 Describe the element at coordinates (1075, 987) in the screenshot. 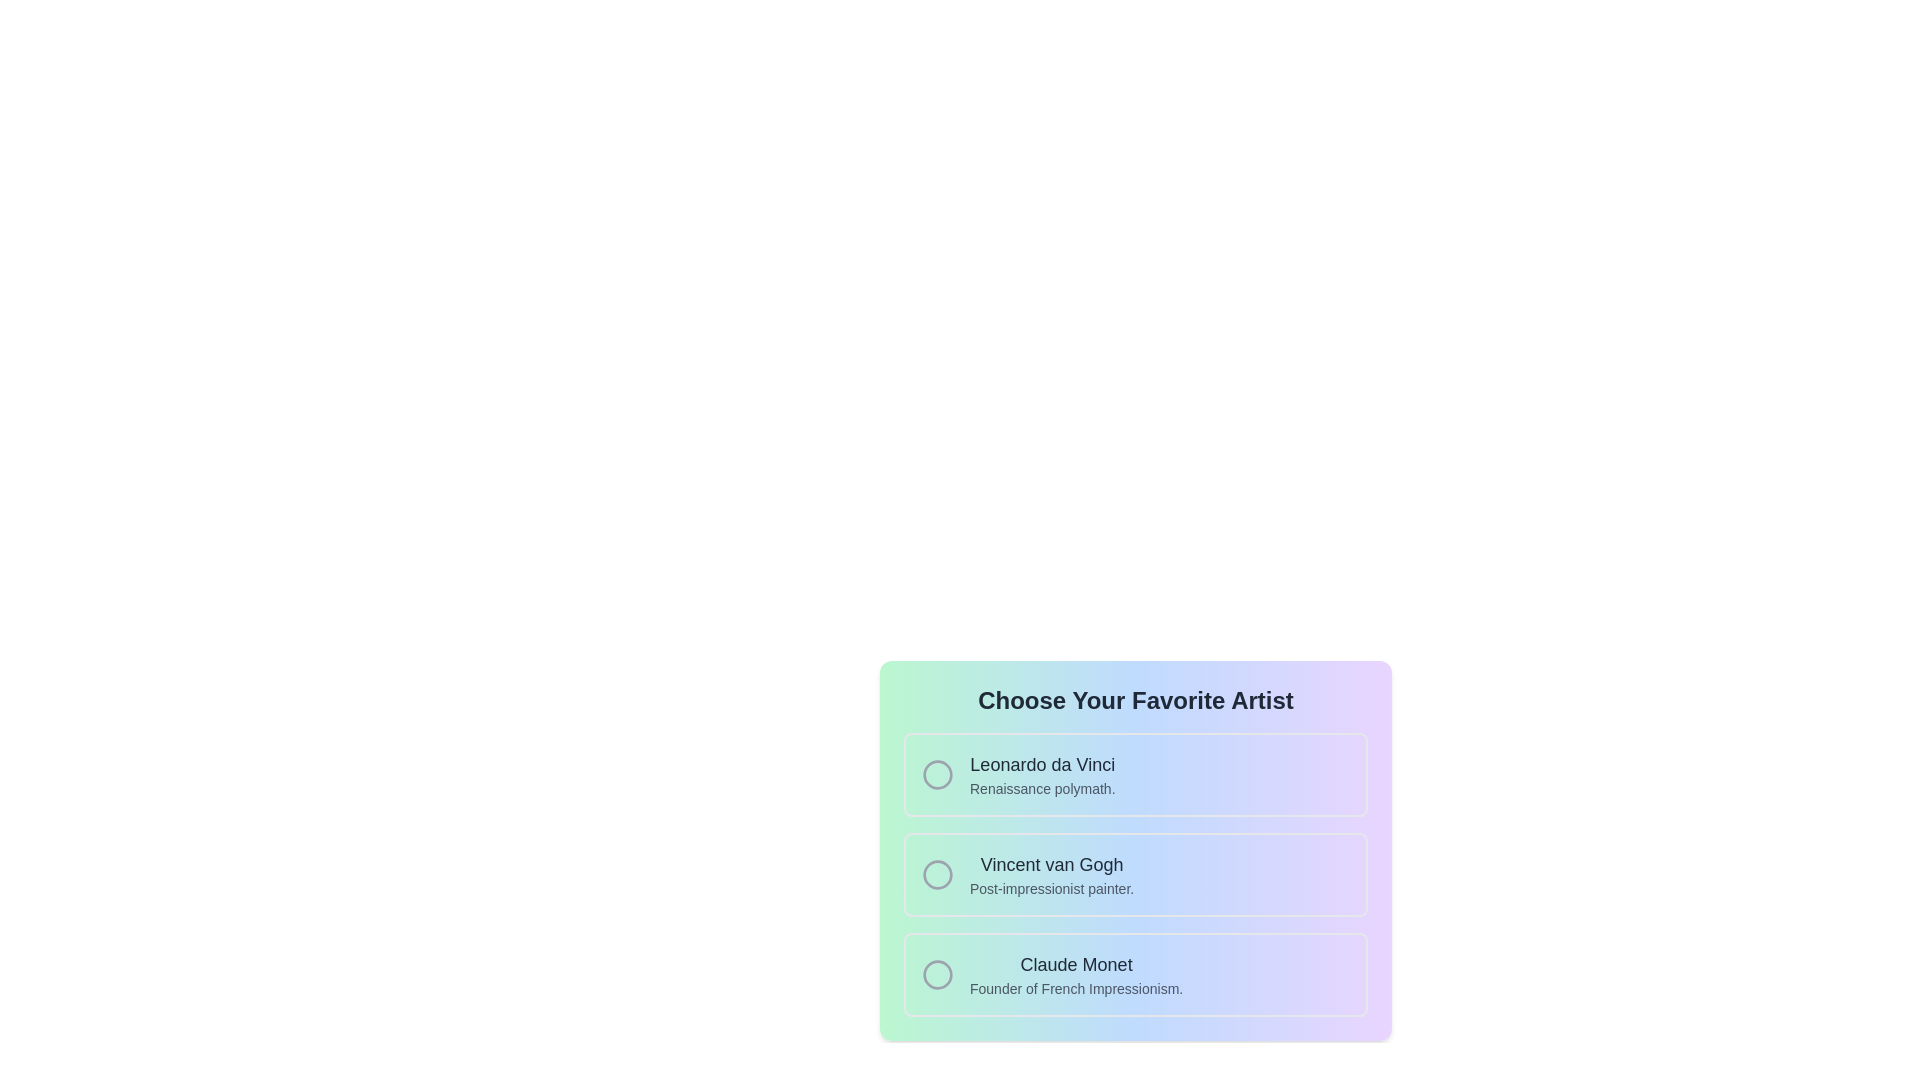

I see `the static text label providing information about Claude Monet, the founder of French Impressionism, located in the third selectable option of the 'Choose Your Favorite Artist' list` at that location.